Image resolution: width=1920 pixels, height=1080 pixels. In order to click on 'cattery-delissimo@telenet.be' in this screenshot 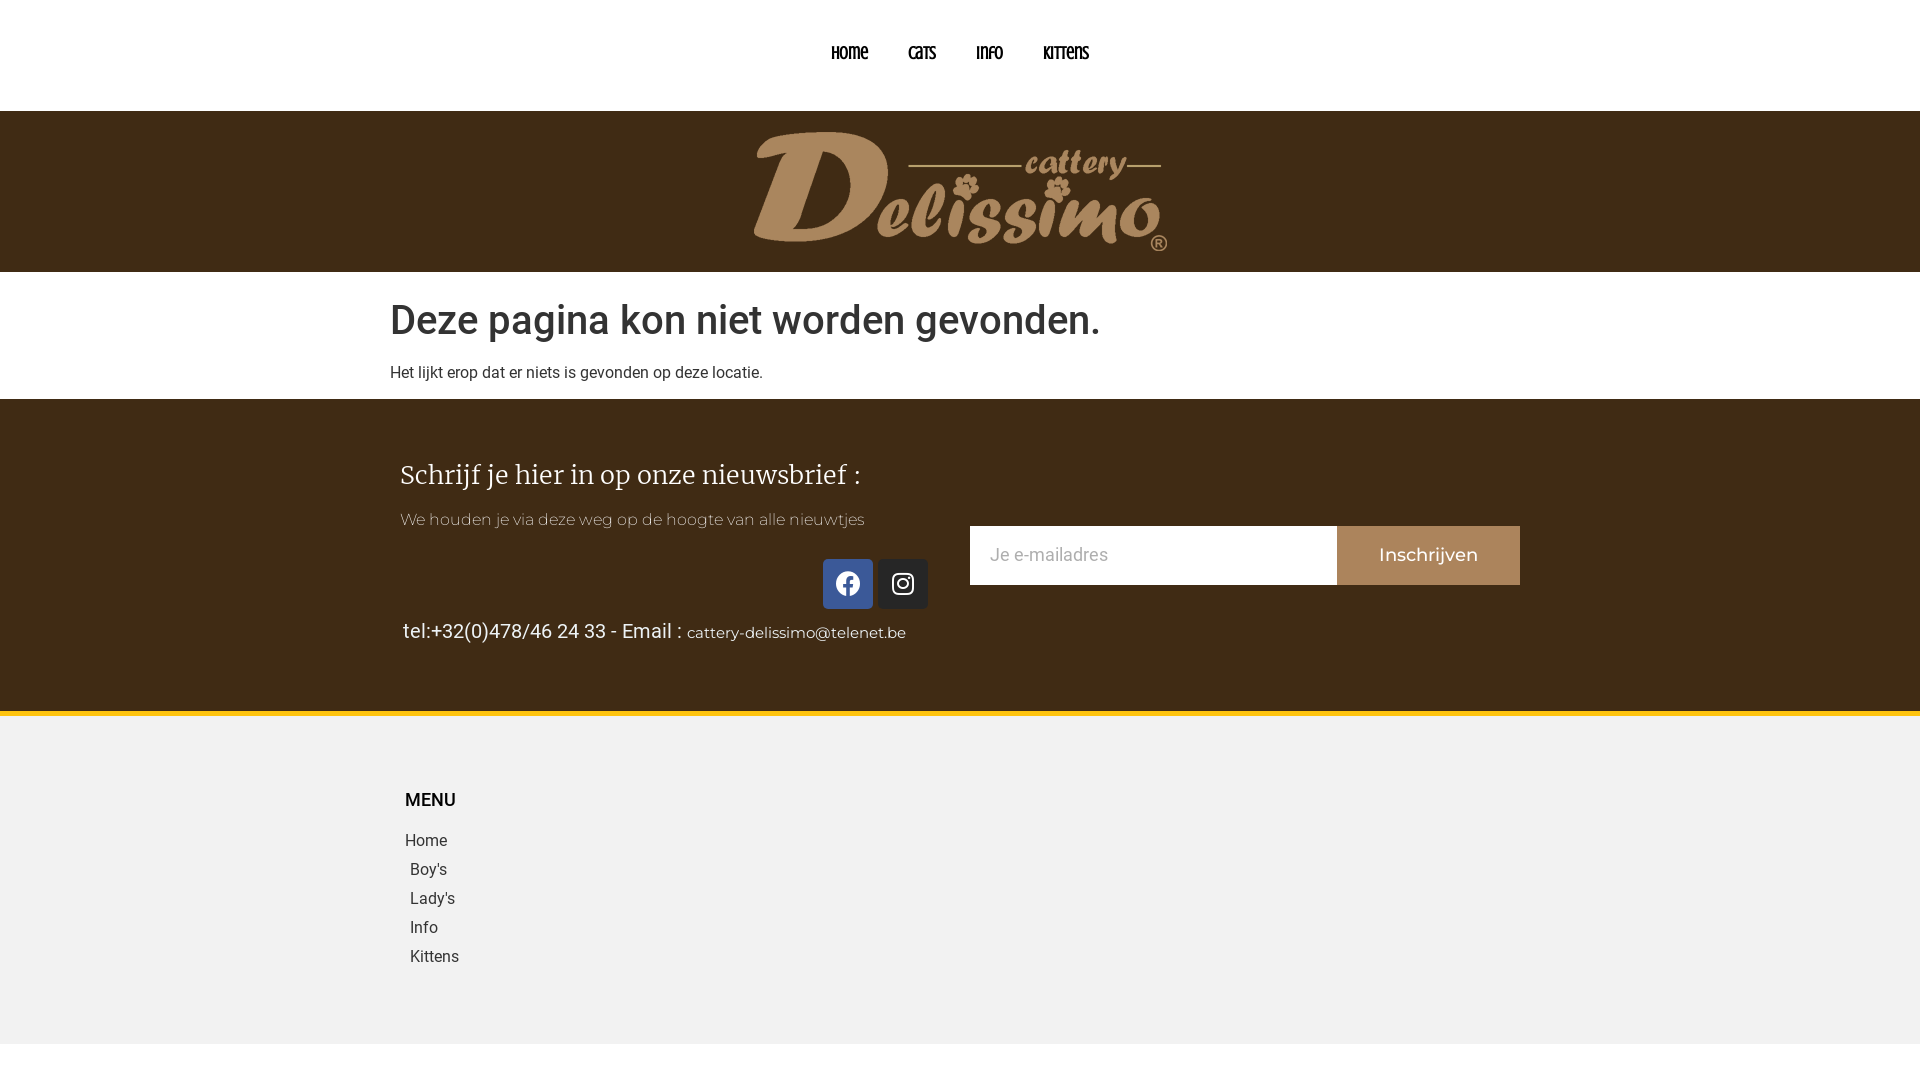, I will do `click(686, 632)`.